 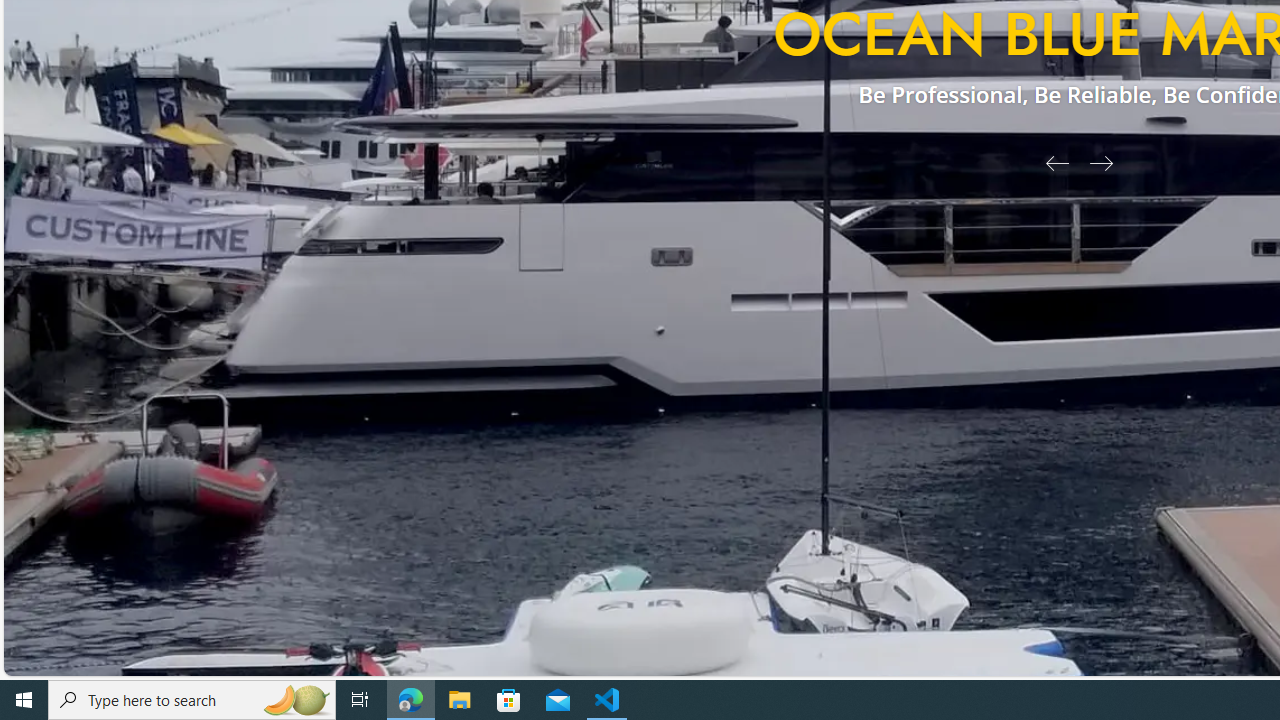 I want to click on 'Previous Slide', so click(x=1049, y=161).